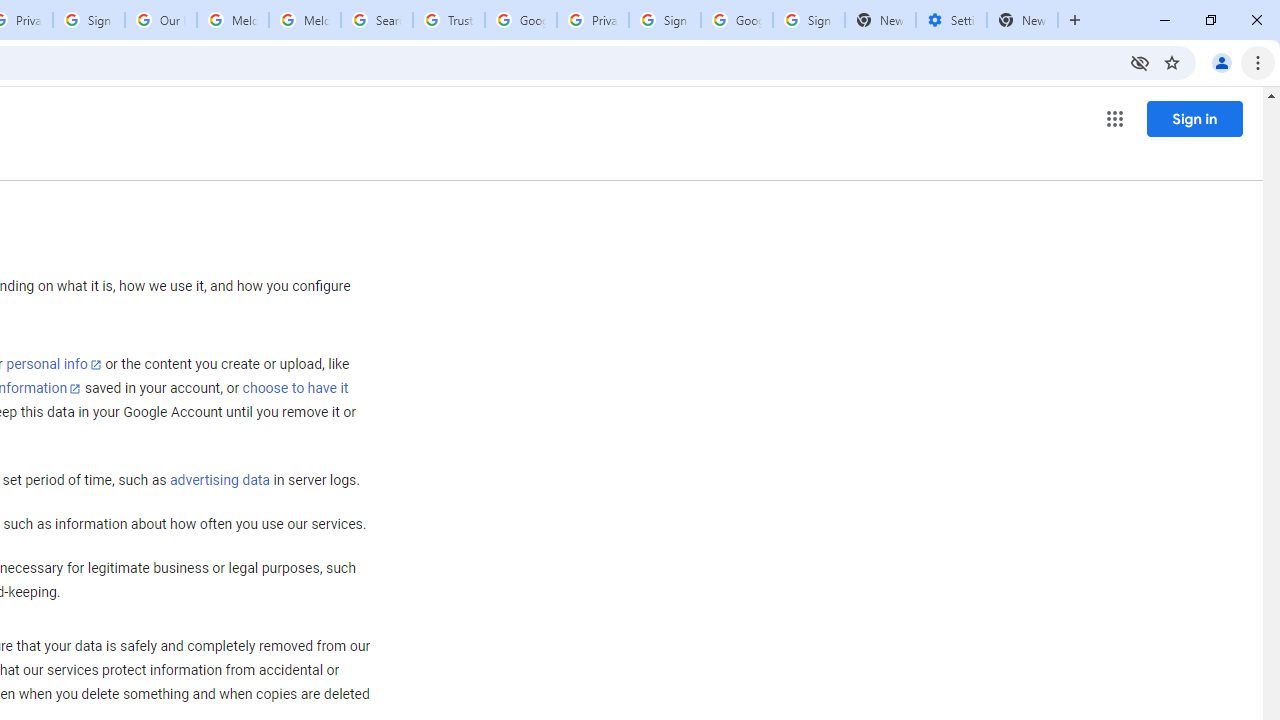 The height and width of the screenshot is (720, 1280). What do you see at coordinates (1022, 20) in the screenshot?
I see `'New Tab'` at bounding box center [1022, 20].